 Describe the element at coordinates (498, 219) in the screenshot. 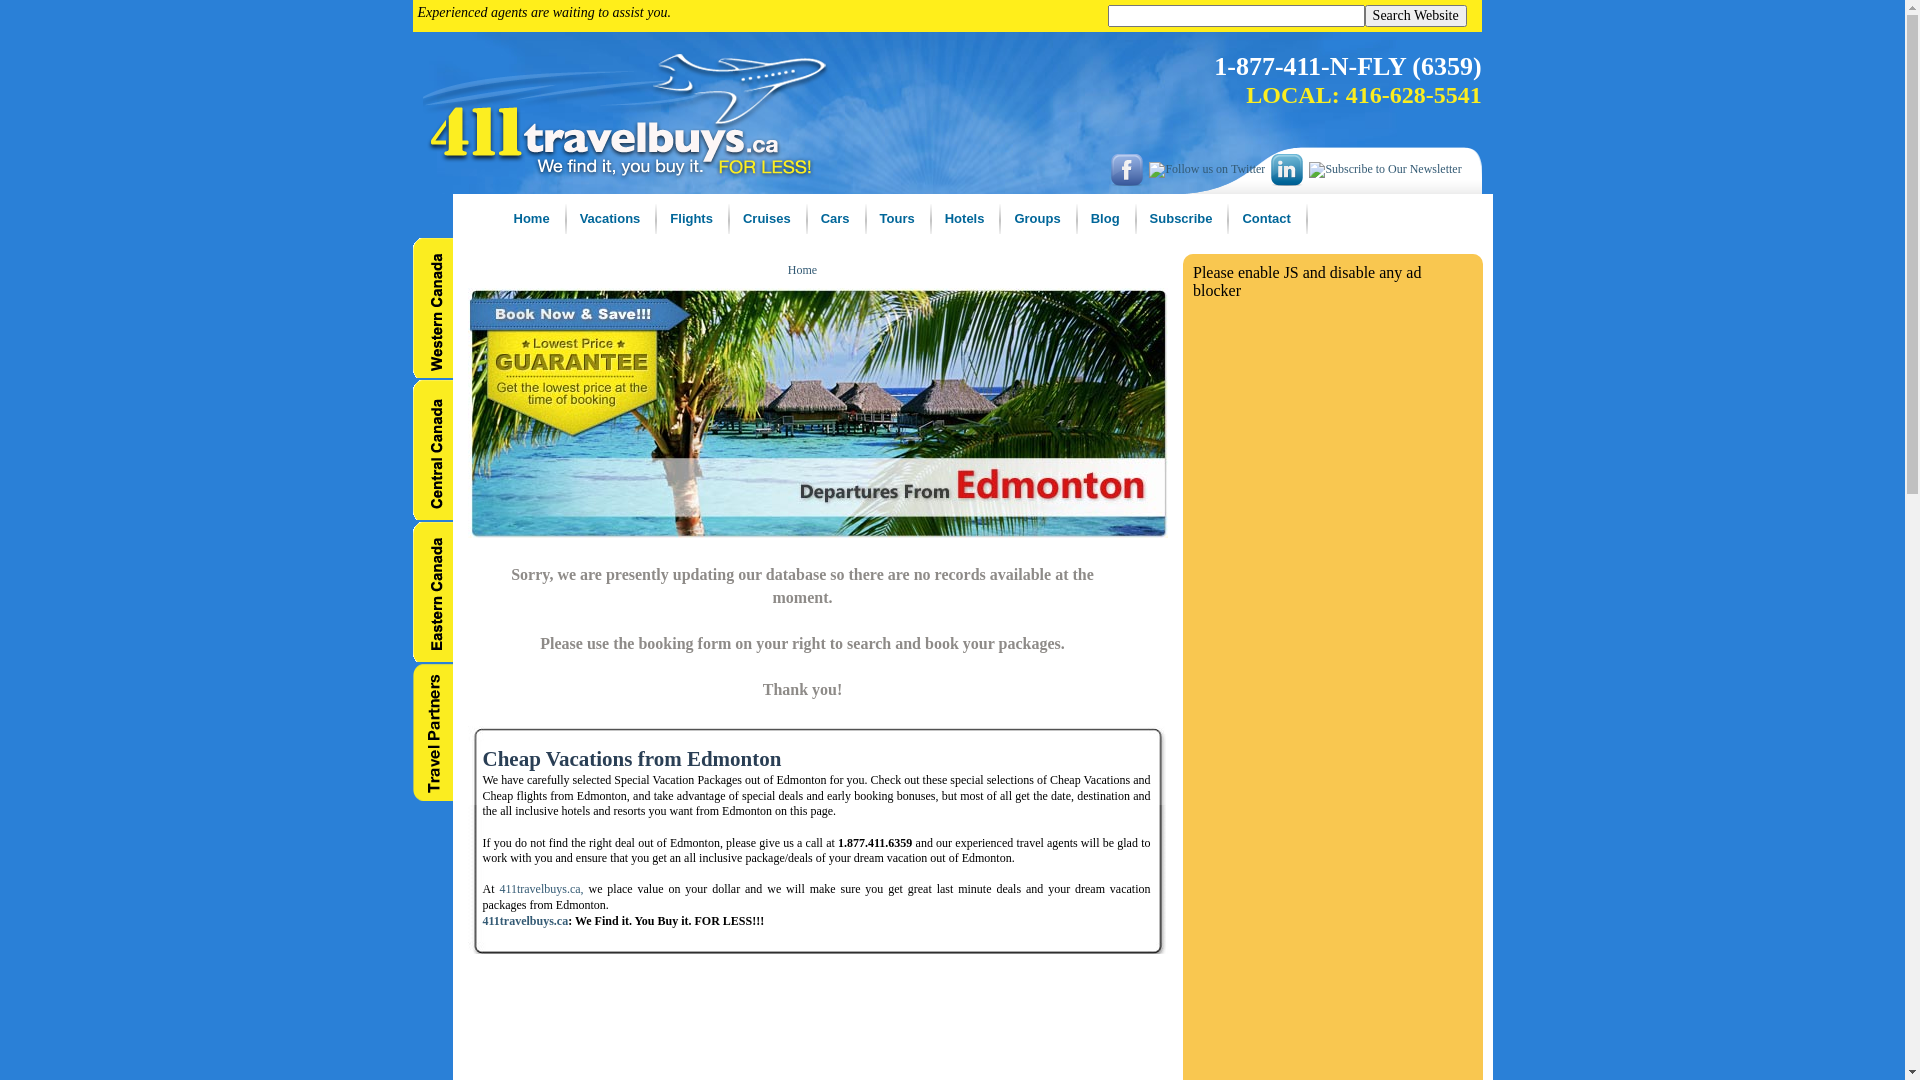

I see `'Home'` at that location.